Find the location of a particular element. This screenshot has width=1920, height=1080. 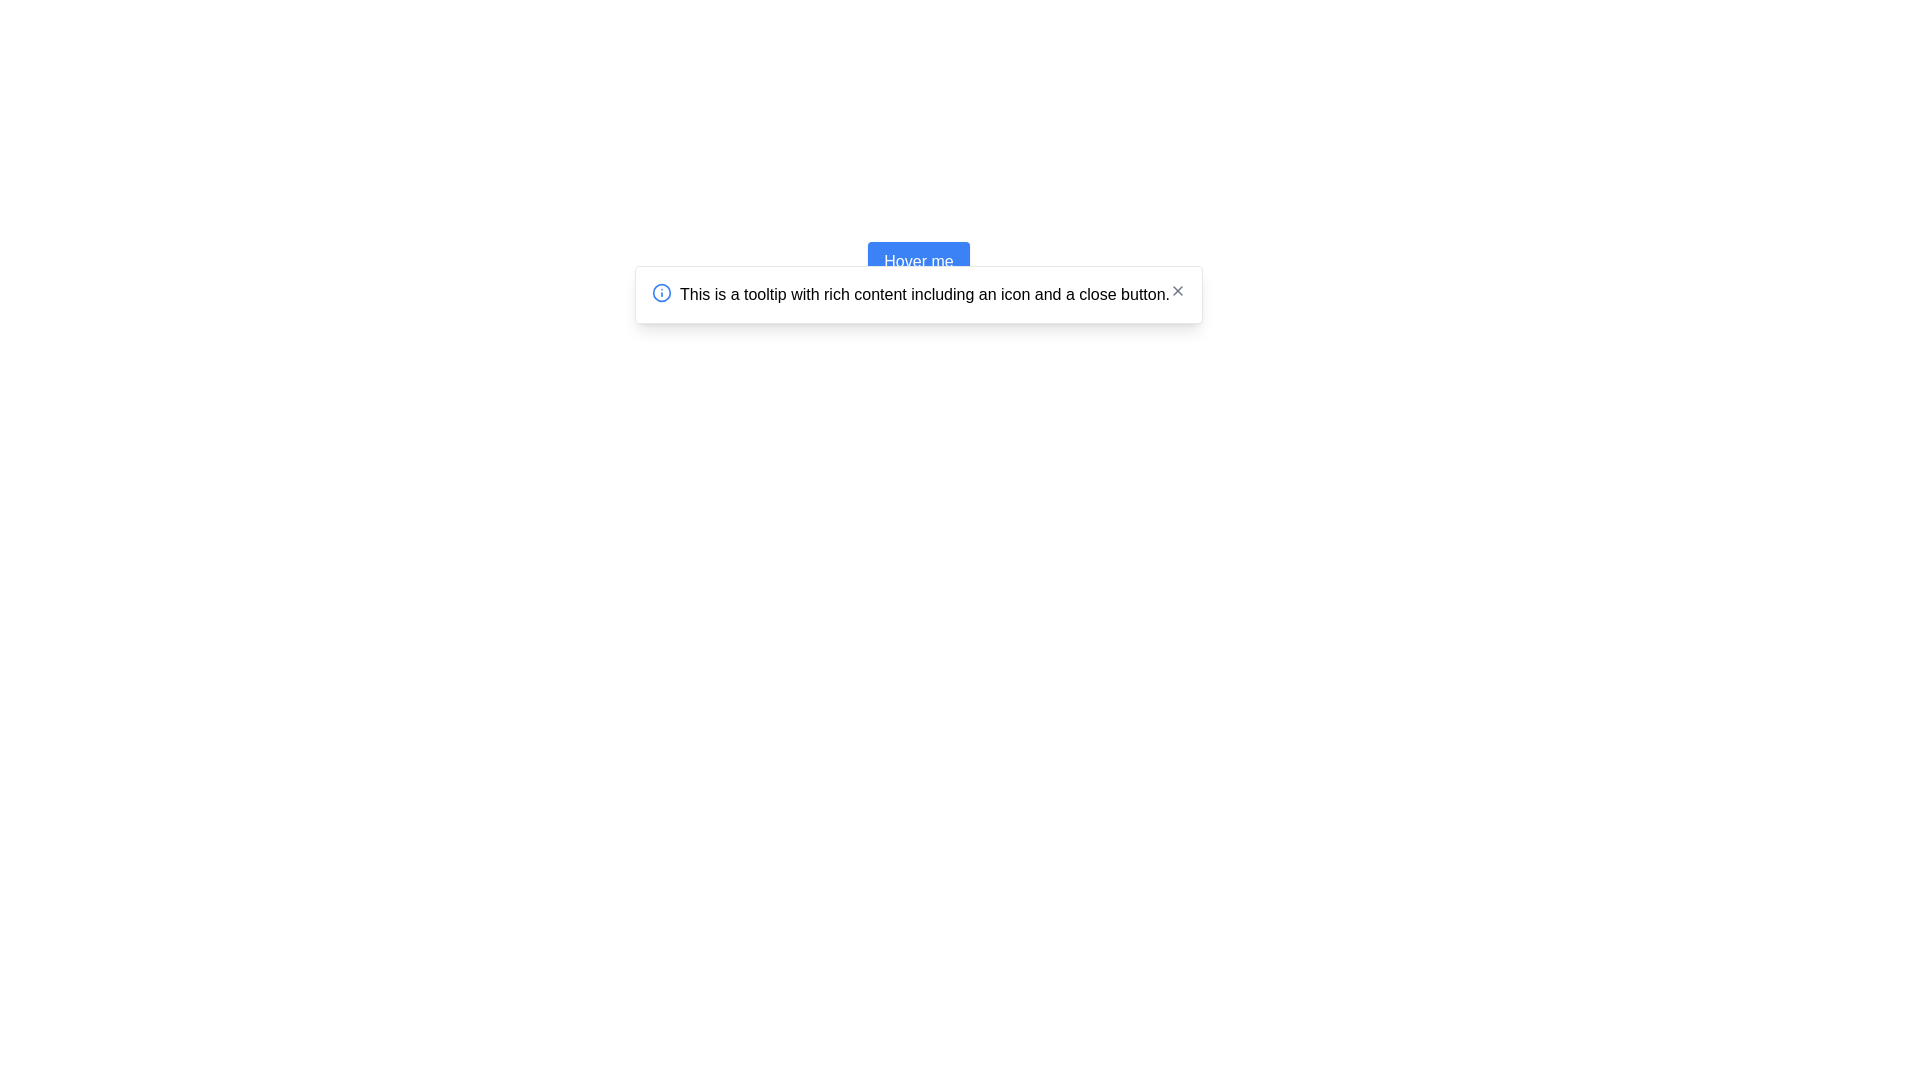

the circular blue icon with a white background and an outlined 'i' symbol, which is positioned at the beginning of the tooltip content is located at coordinates (662, 293).